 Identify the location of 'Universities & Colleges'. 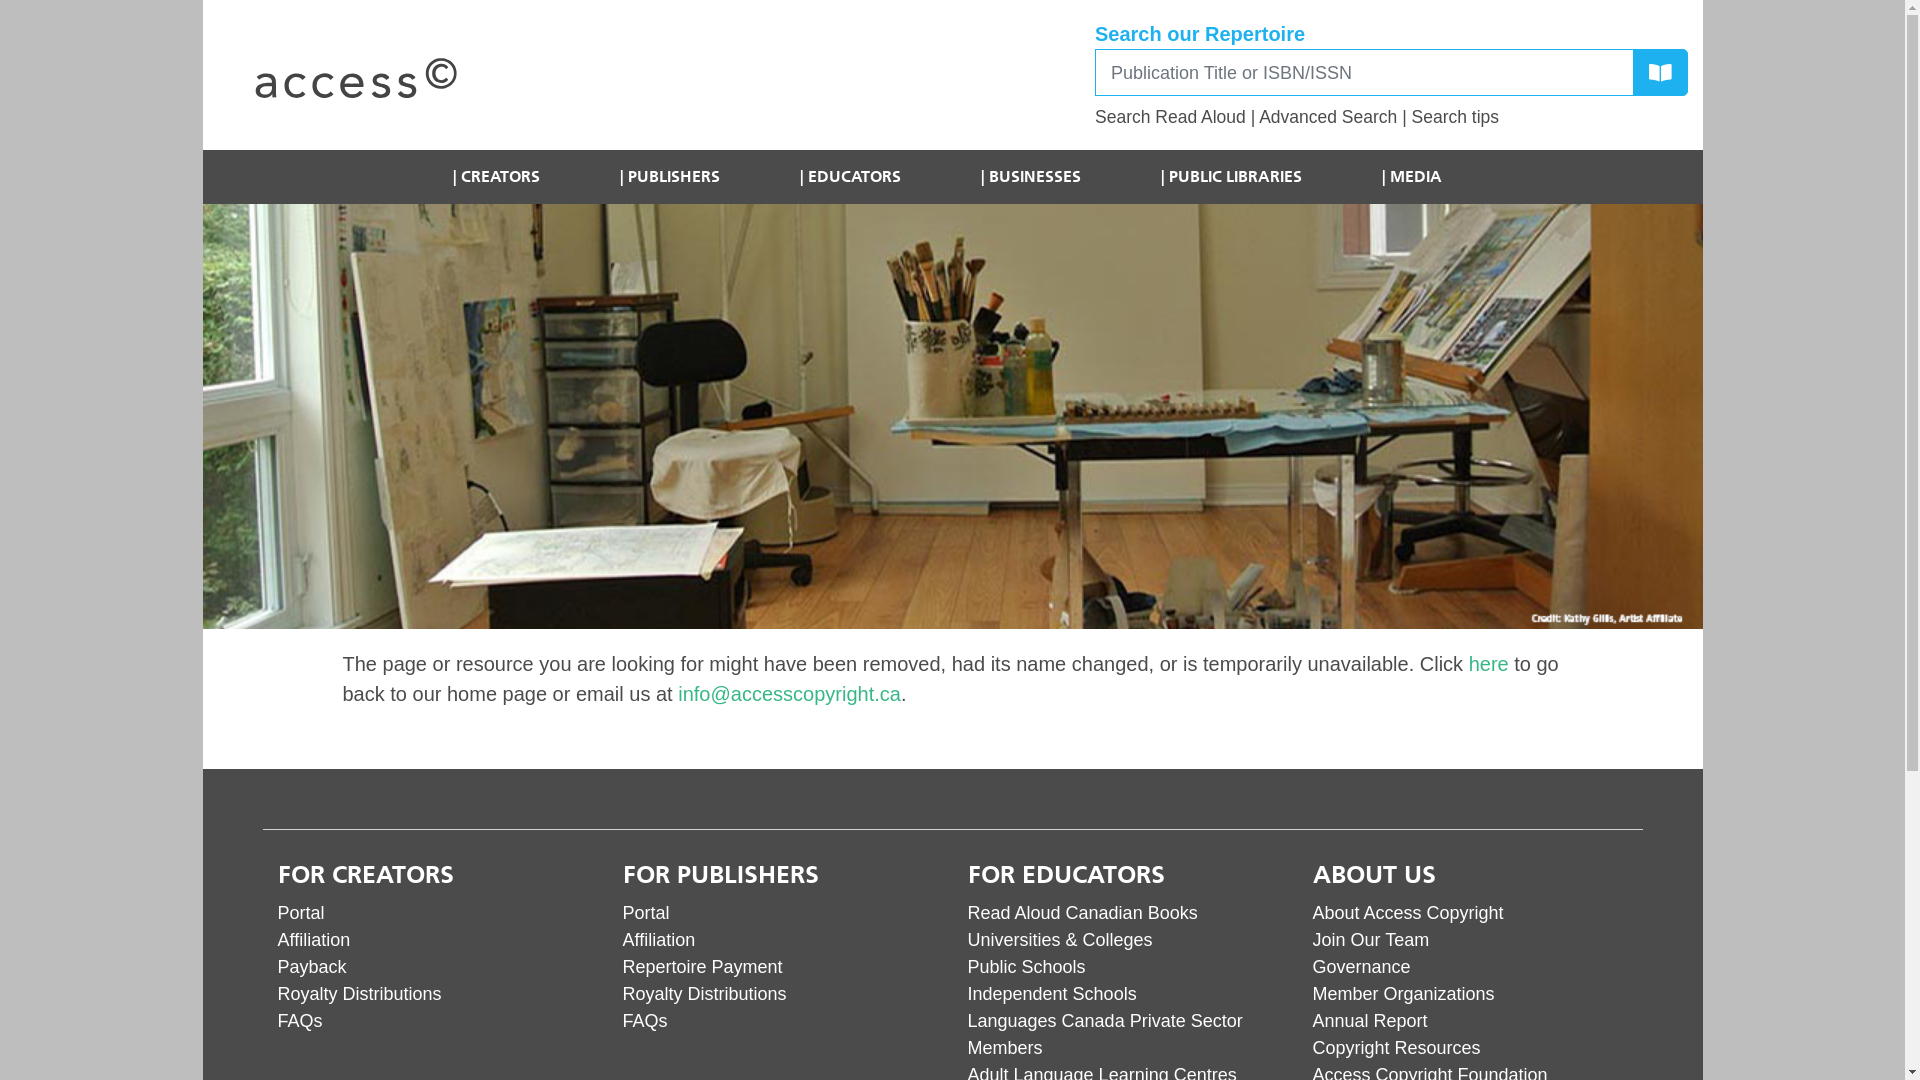
(1059, 940).